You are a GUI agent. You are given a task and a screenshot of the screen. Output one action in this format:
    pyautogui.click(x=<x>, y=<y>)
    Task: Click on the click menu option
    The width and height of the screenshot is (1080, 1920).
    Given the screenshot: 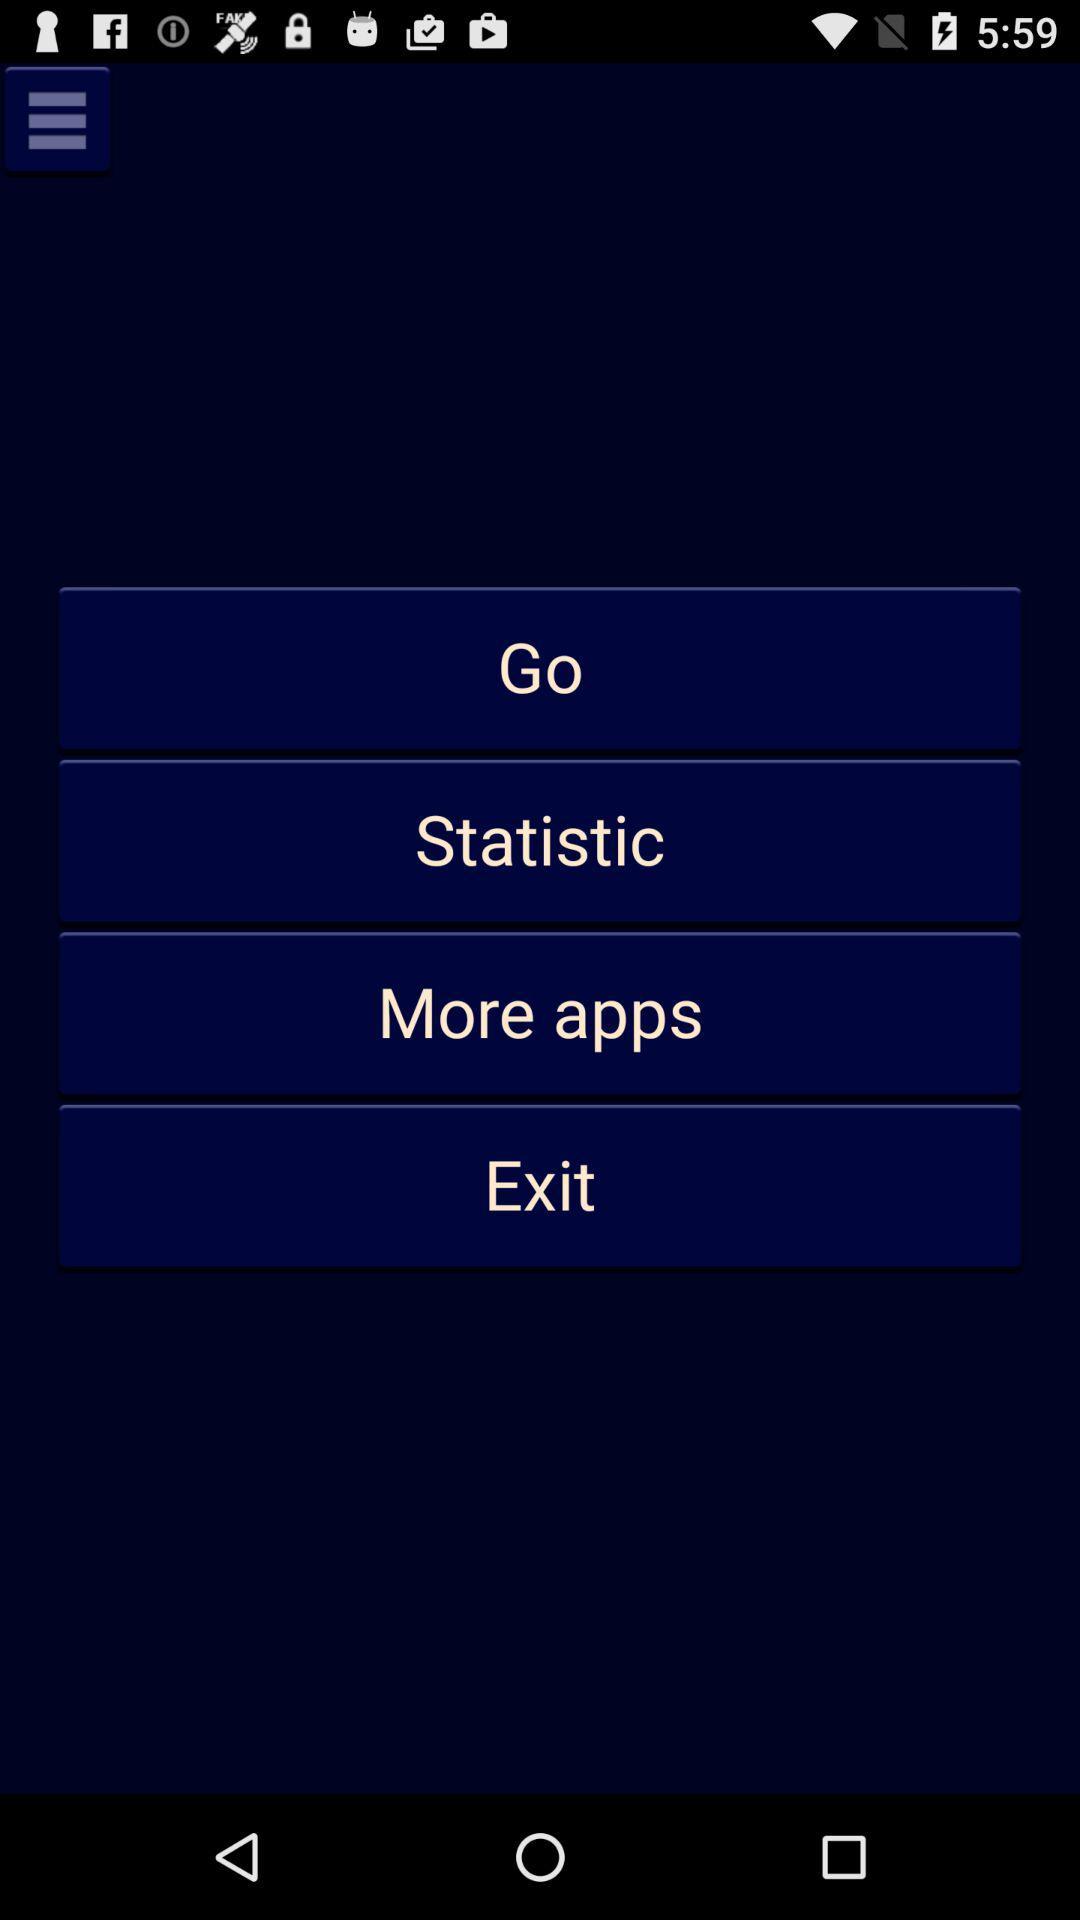 What is the action you would take?
    pyautogui.click(x=56, y=119)
    